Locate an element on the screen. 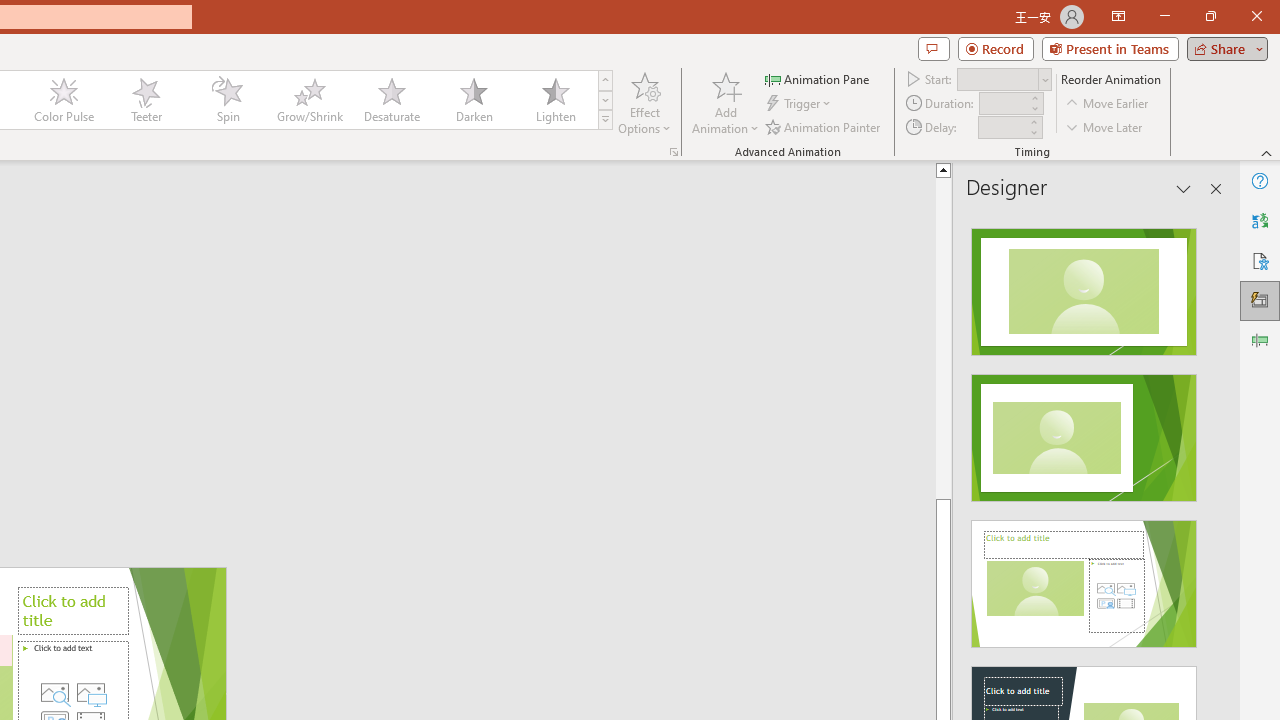 This screenshot has height=720, width=1280. 'Animation Duration' is located at coordinates (1003, 103).